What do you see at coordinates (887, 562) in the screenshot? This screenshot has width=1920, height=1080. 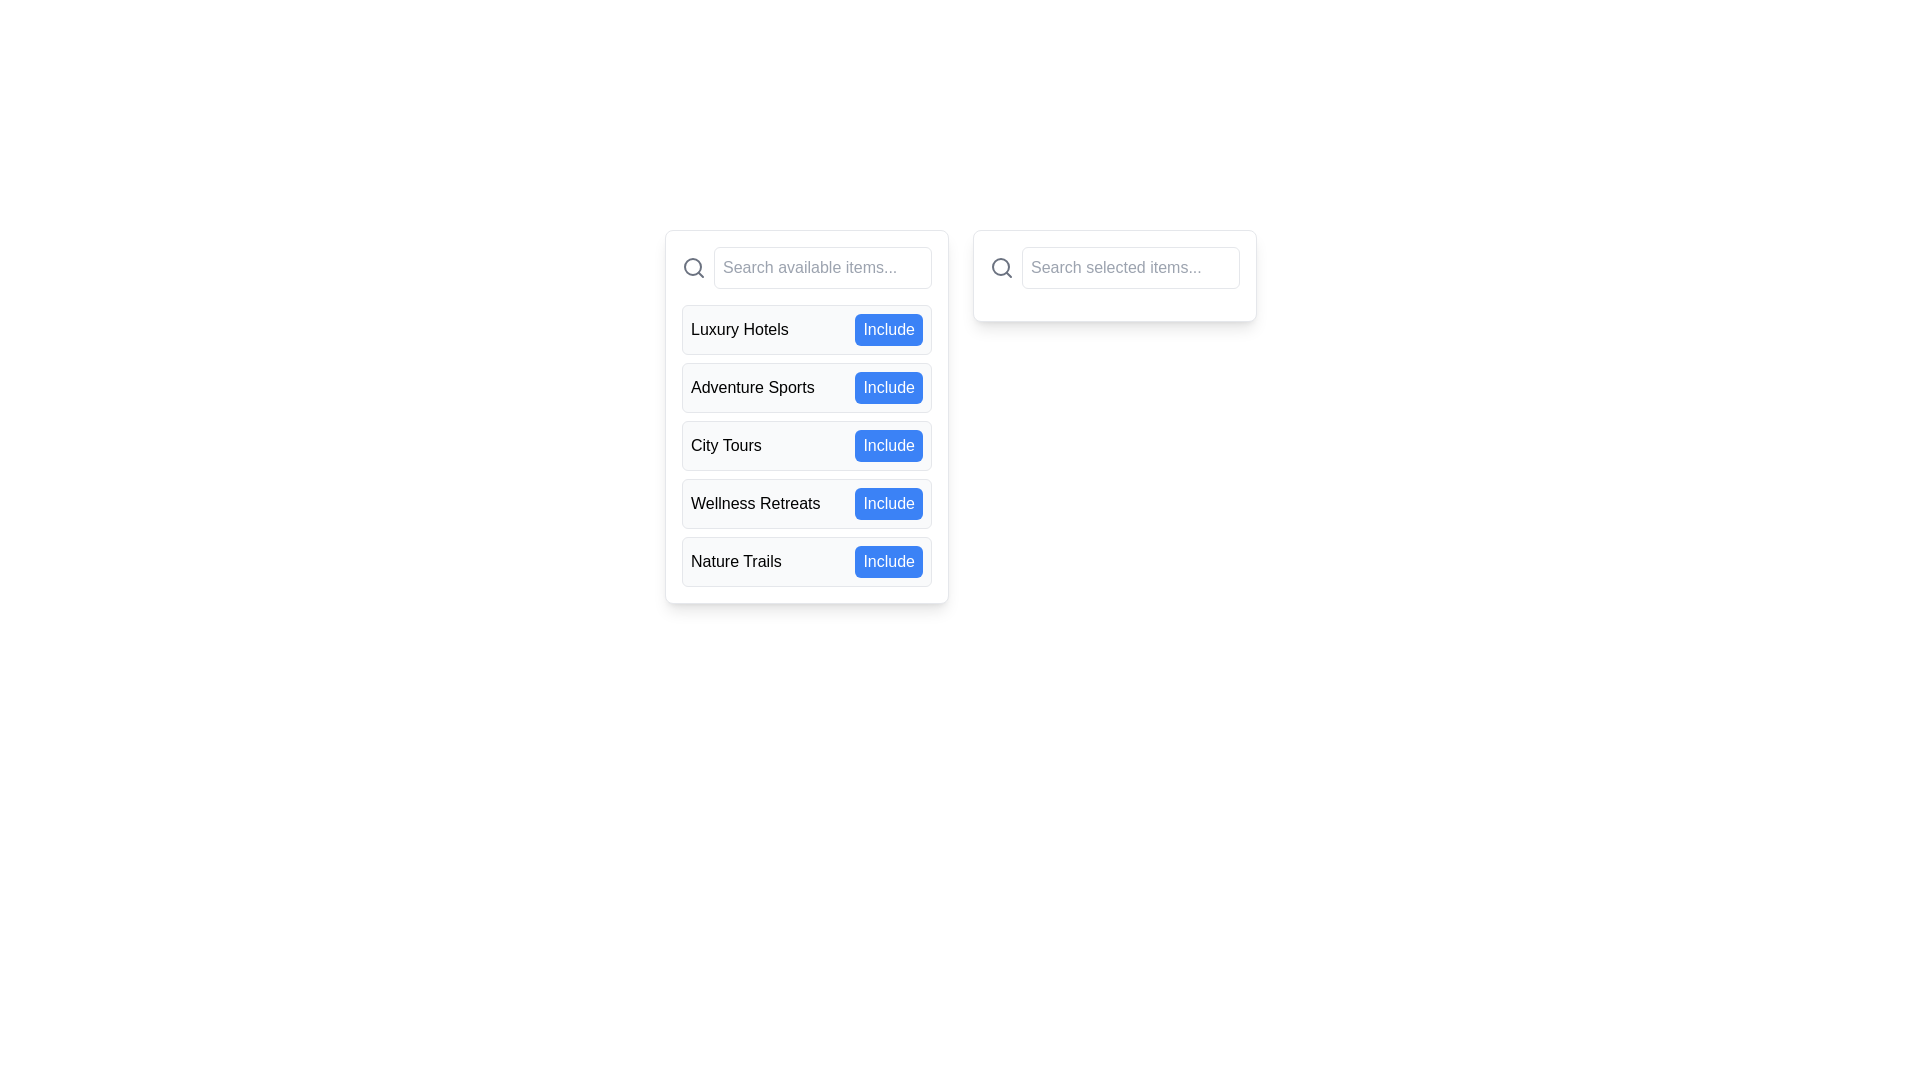 I see `the medium-sized blue button labeled 'Include' located to the right of 'Nature Trails' in the fifth row of the vertical list` at bounding box center [887, 562].